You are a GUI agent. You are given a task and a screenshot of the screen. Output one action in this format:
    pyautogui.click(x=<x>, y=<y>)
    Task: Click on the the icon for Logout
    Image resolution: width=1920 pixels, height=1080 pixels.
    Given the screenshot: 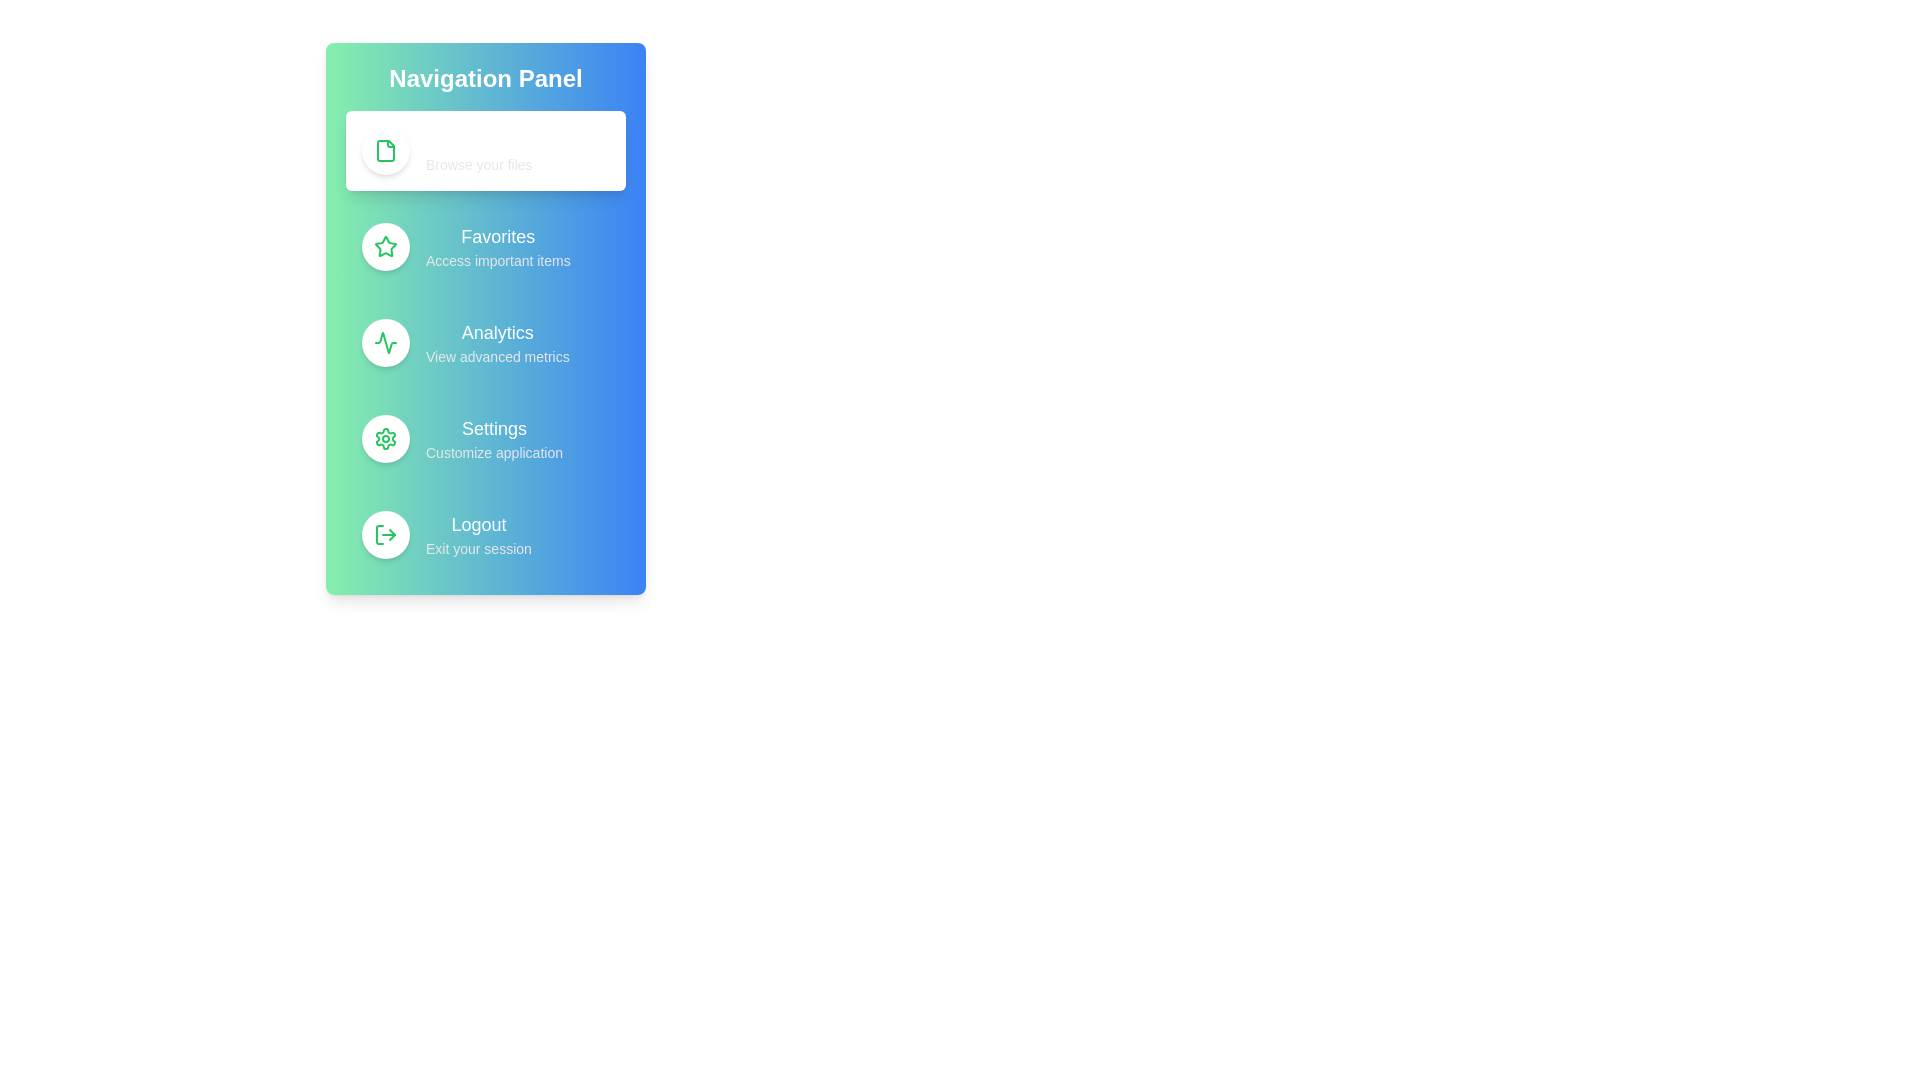 What is the action you would take?
    pyautogui.click(x=385, y=534)
    